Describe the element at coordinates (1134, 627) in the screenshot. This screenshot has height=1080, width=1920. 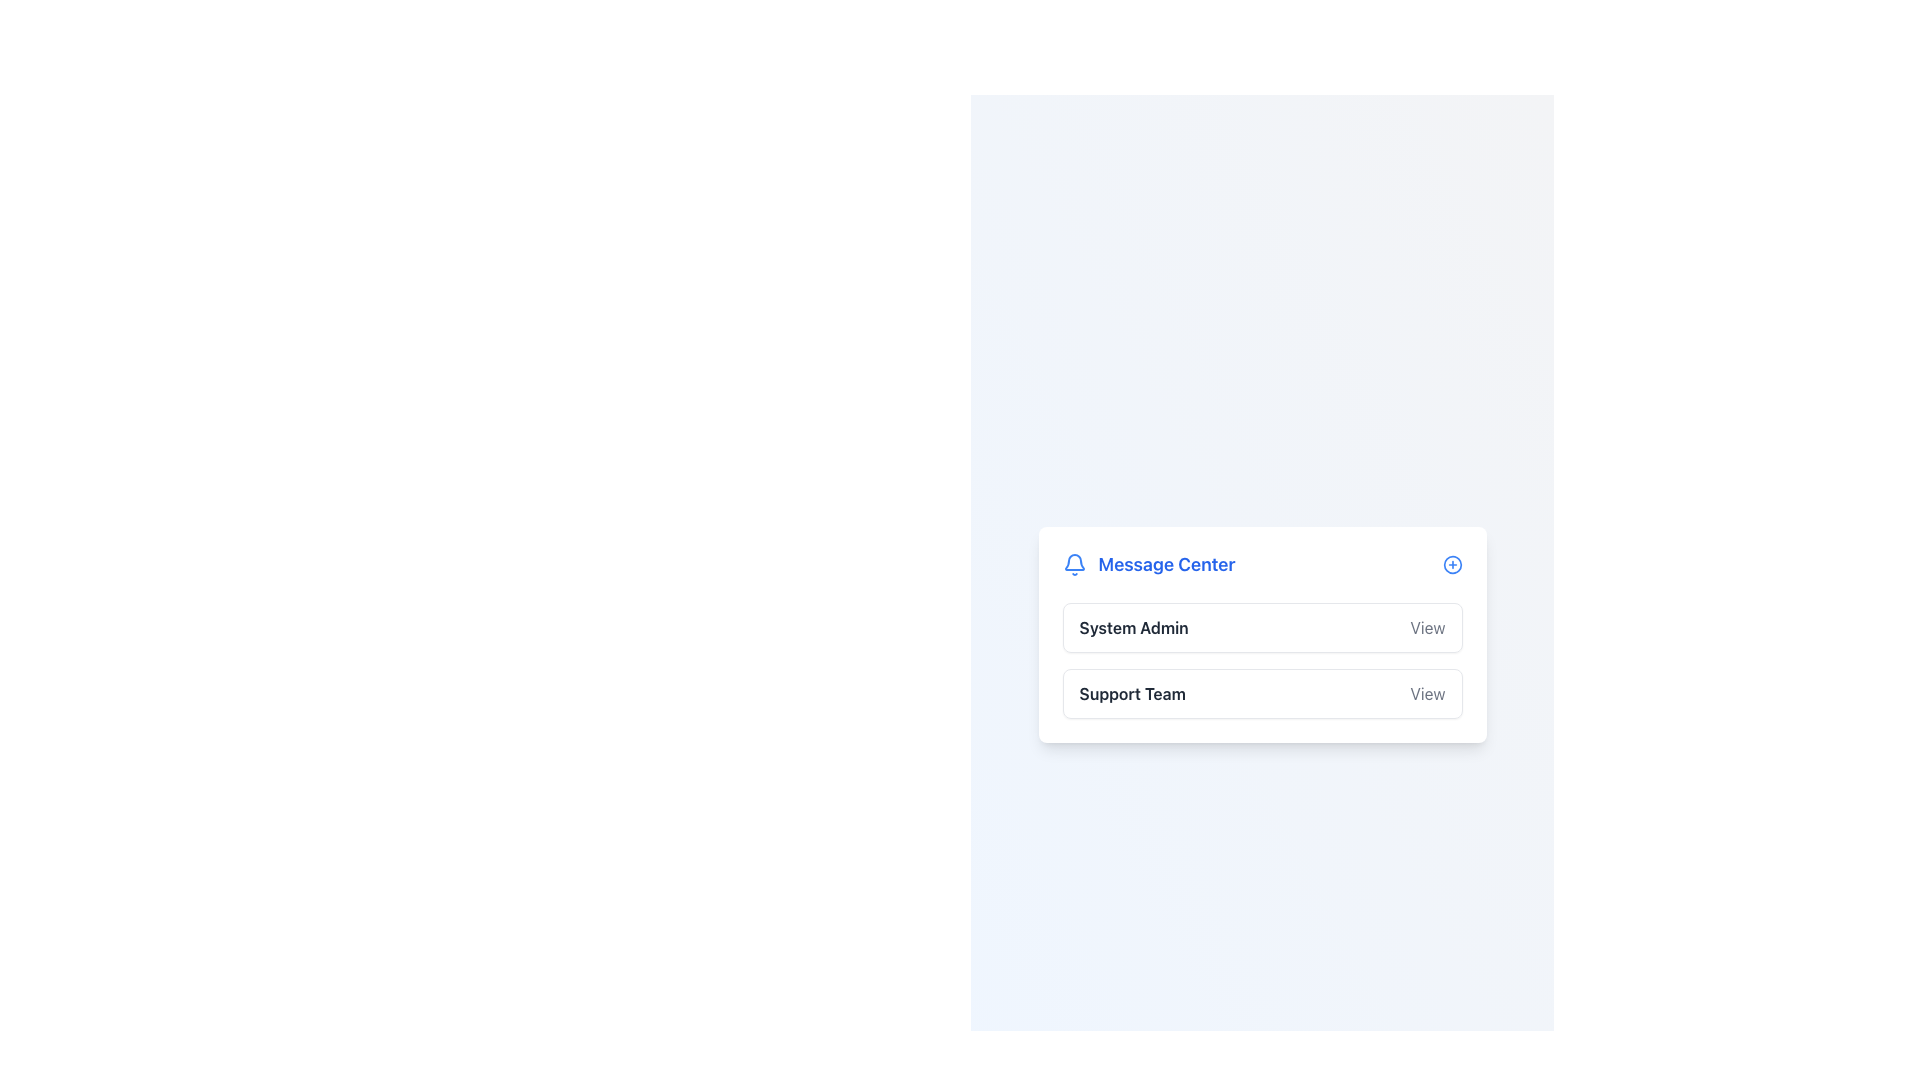
I see `the text label 'System Admin' which is styled in bold dark gray and located within the 'Message Center' card, positioned to the left of the 'View' link` at that location.